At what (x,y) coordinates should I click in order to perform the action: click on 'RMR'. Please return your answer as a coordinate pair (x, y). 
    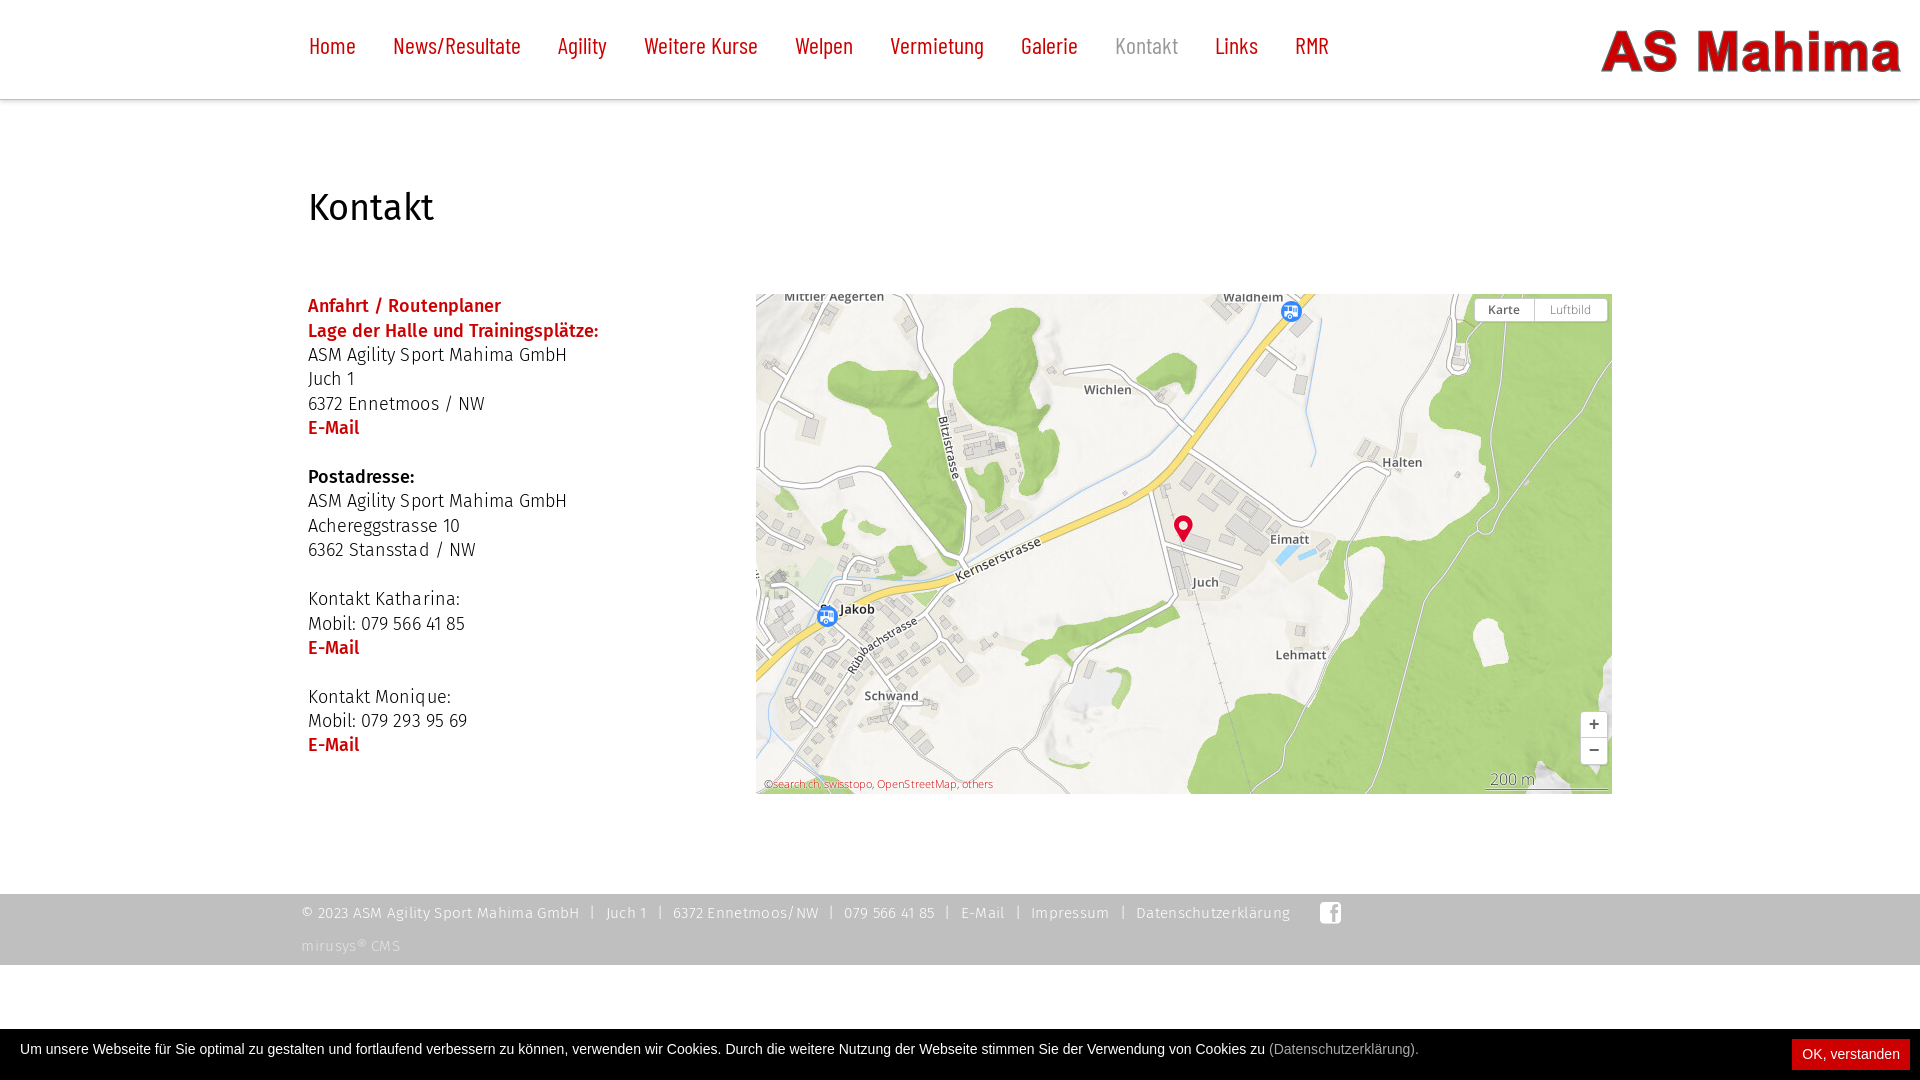
    Looking at the image, I should click on (1311, 49).